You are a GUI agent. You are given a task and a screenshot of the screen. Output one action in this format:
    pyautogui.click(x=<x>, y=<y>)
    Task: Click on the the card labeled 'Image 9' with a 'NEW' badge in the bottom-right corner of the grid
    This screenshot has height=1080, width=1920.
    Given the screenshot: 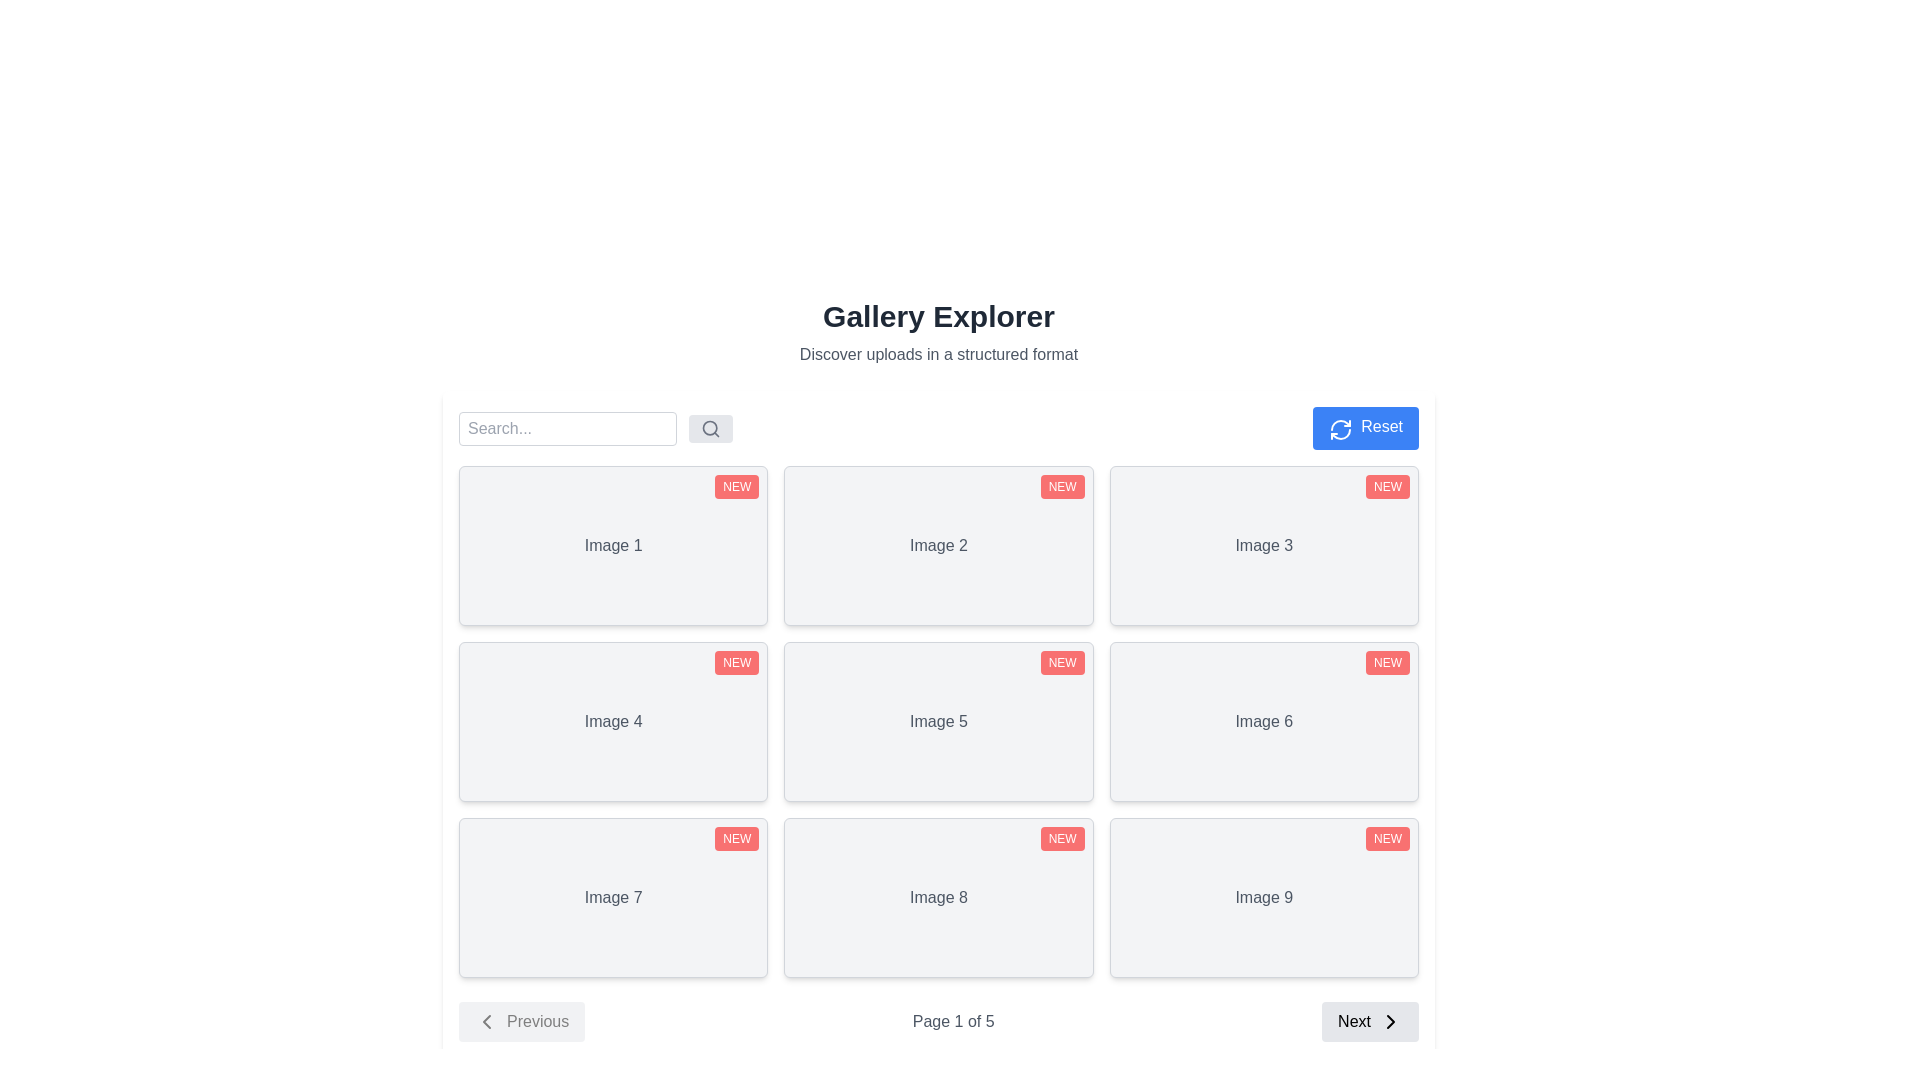 What is the action you would take?
    pyautogui.click(x=1262, y=897)
    